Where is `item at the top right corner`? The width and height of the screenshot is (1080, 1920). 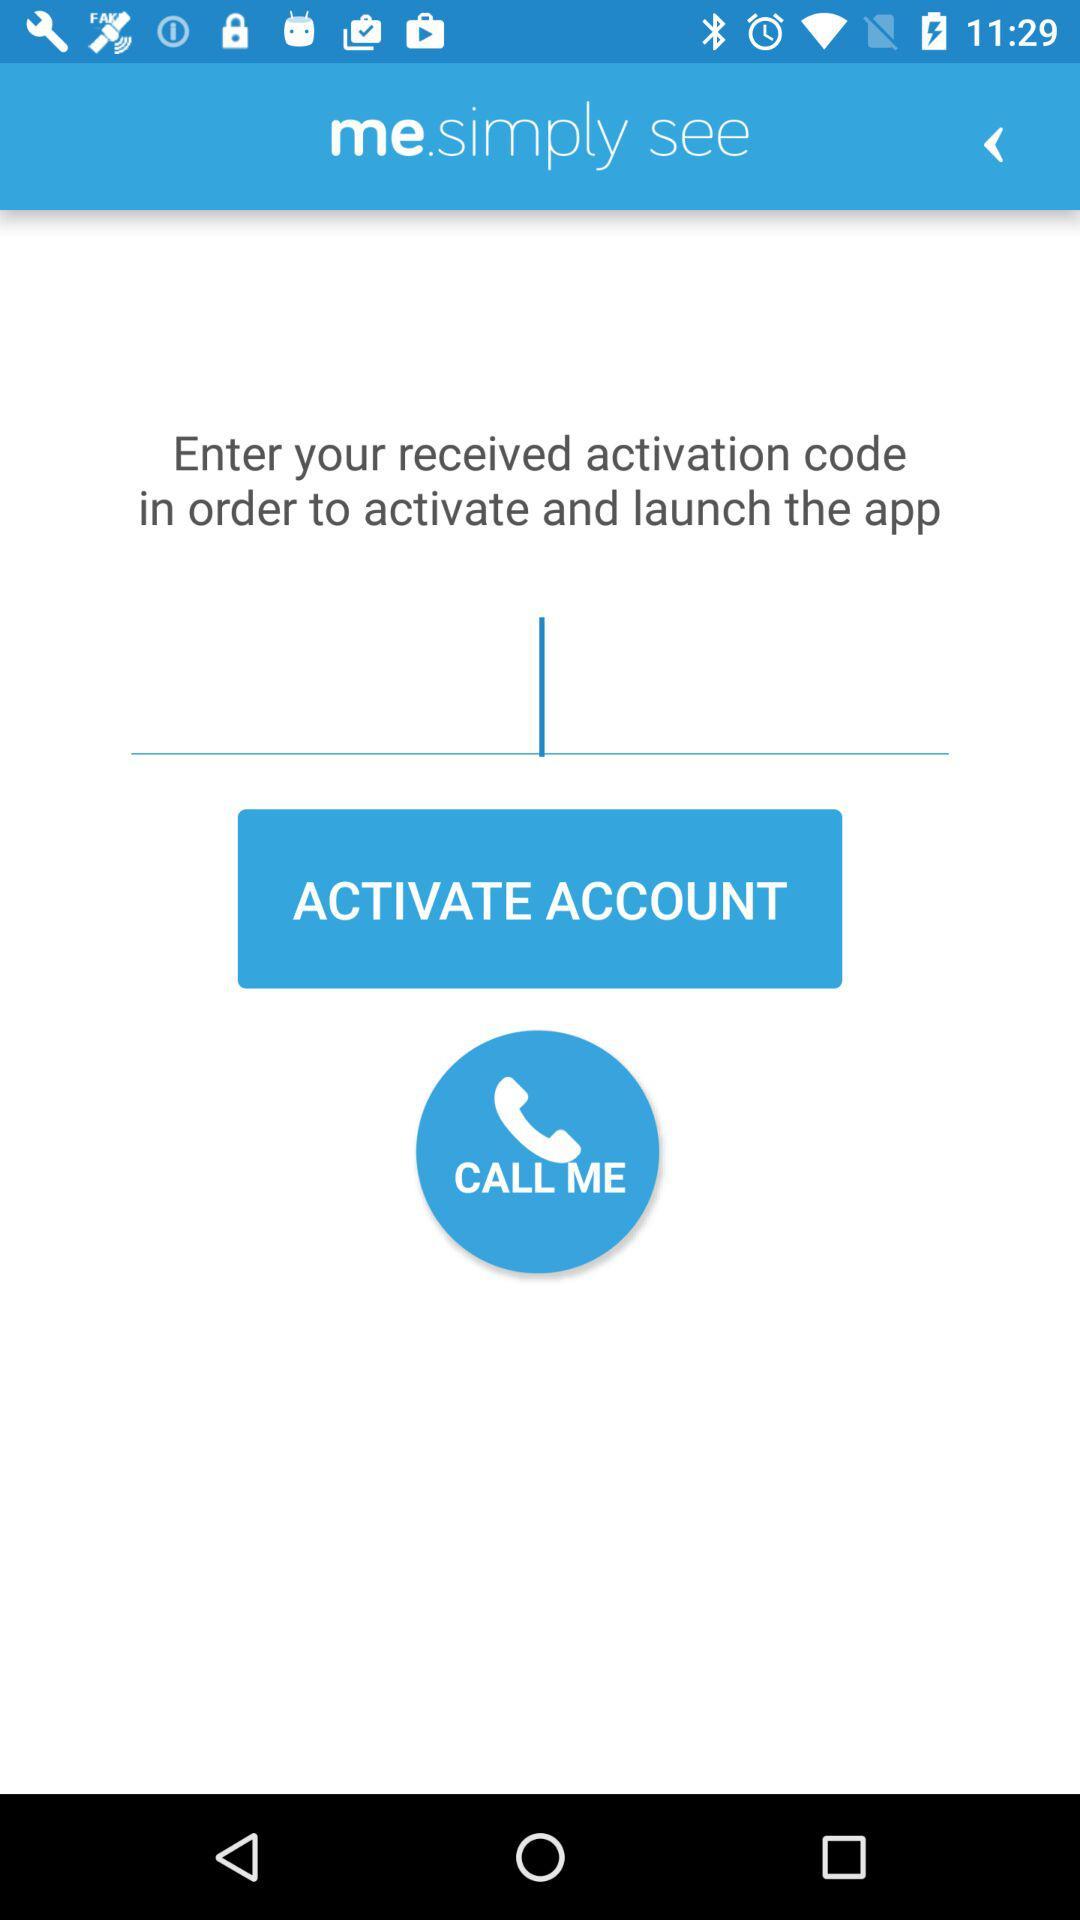 item at the top right corner is located at coordinates (993, 143).